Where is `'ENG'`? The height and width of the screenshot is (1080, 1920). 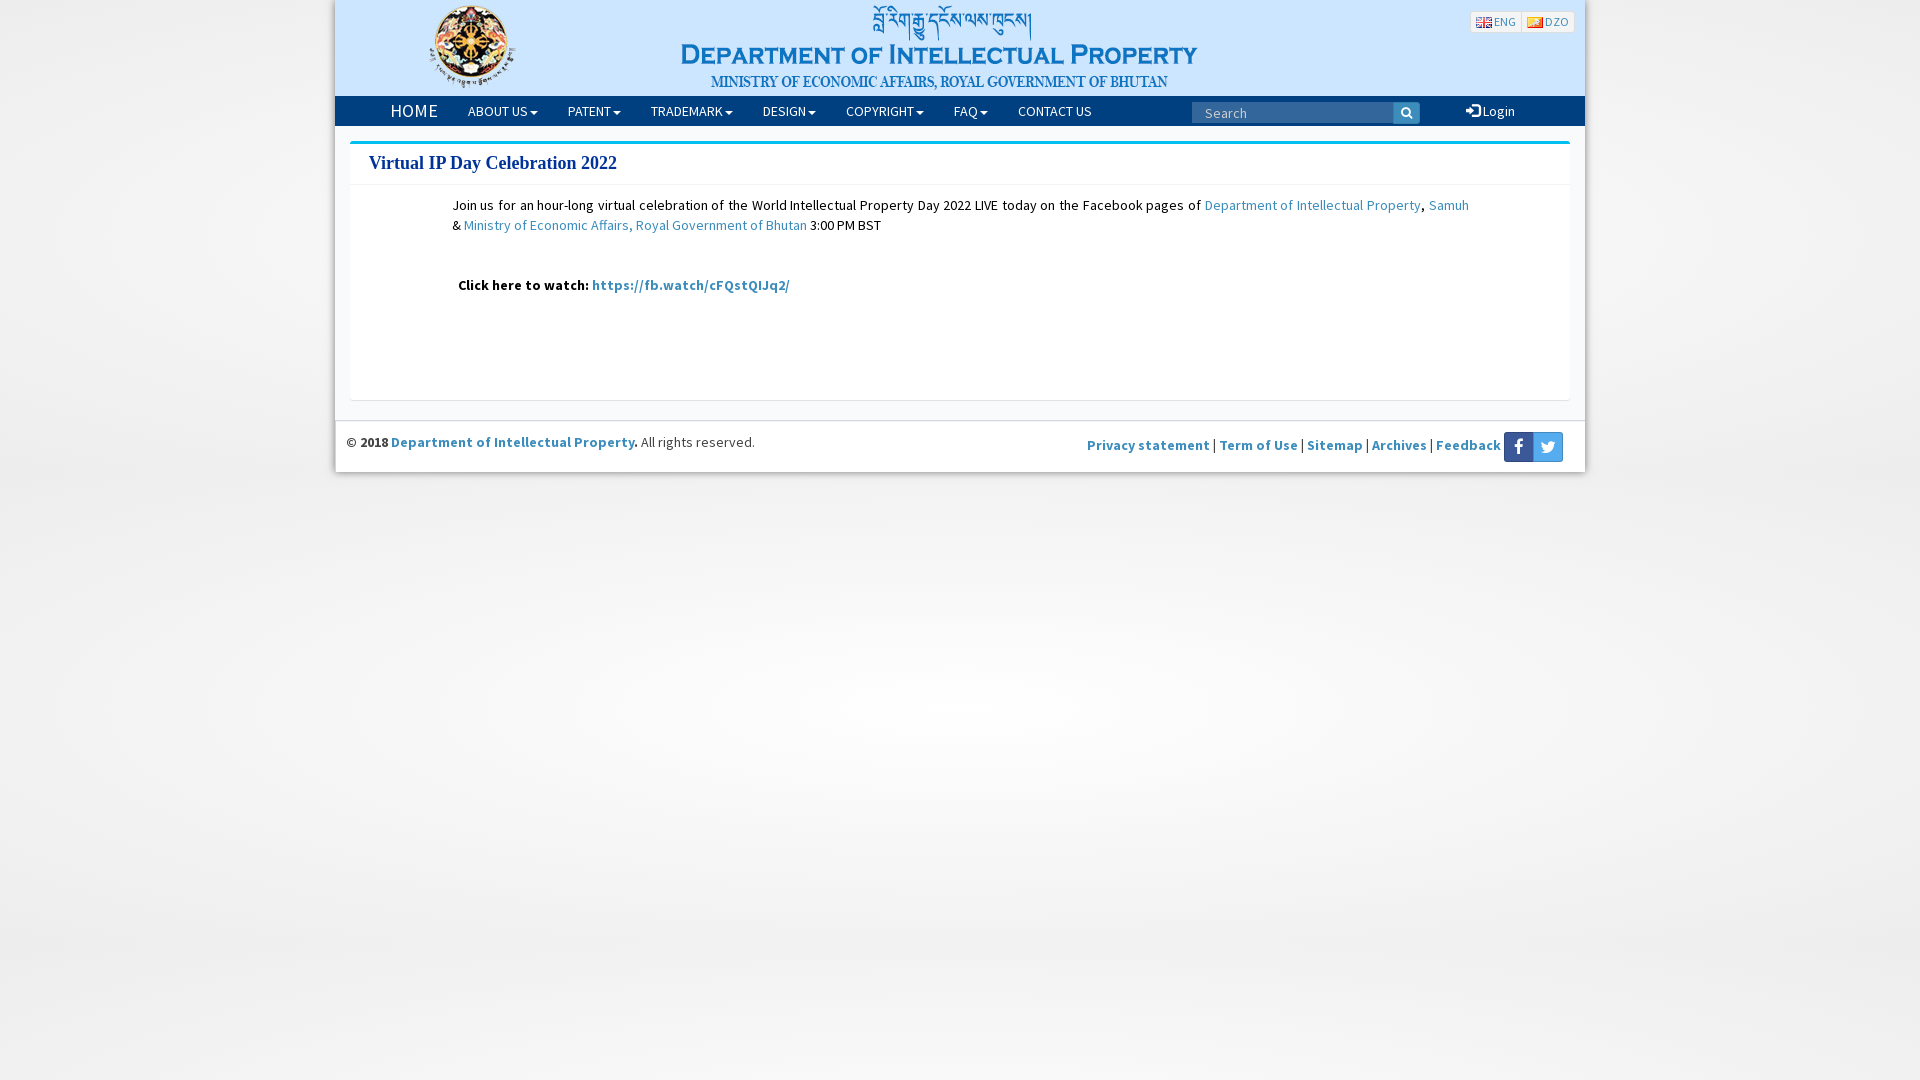 'ENG' is located at coordinates (1496, 21).